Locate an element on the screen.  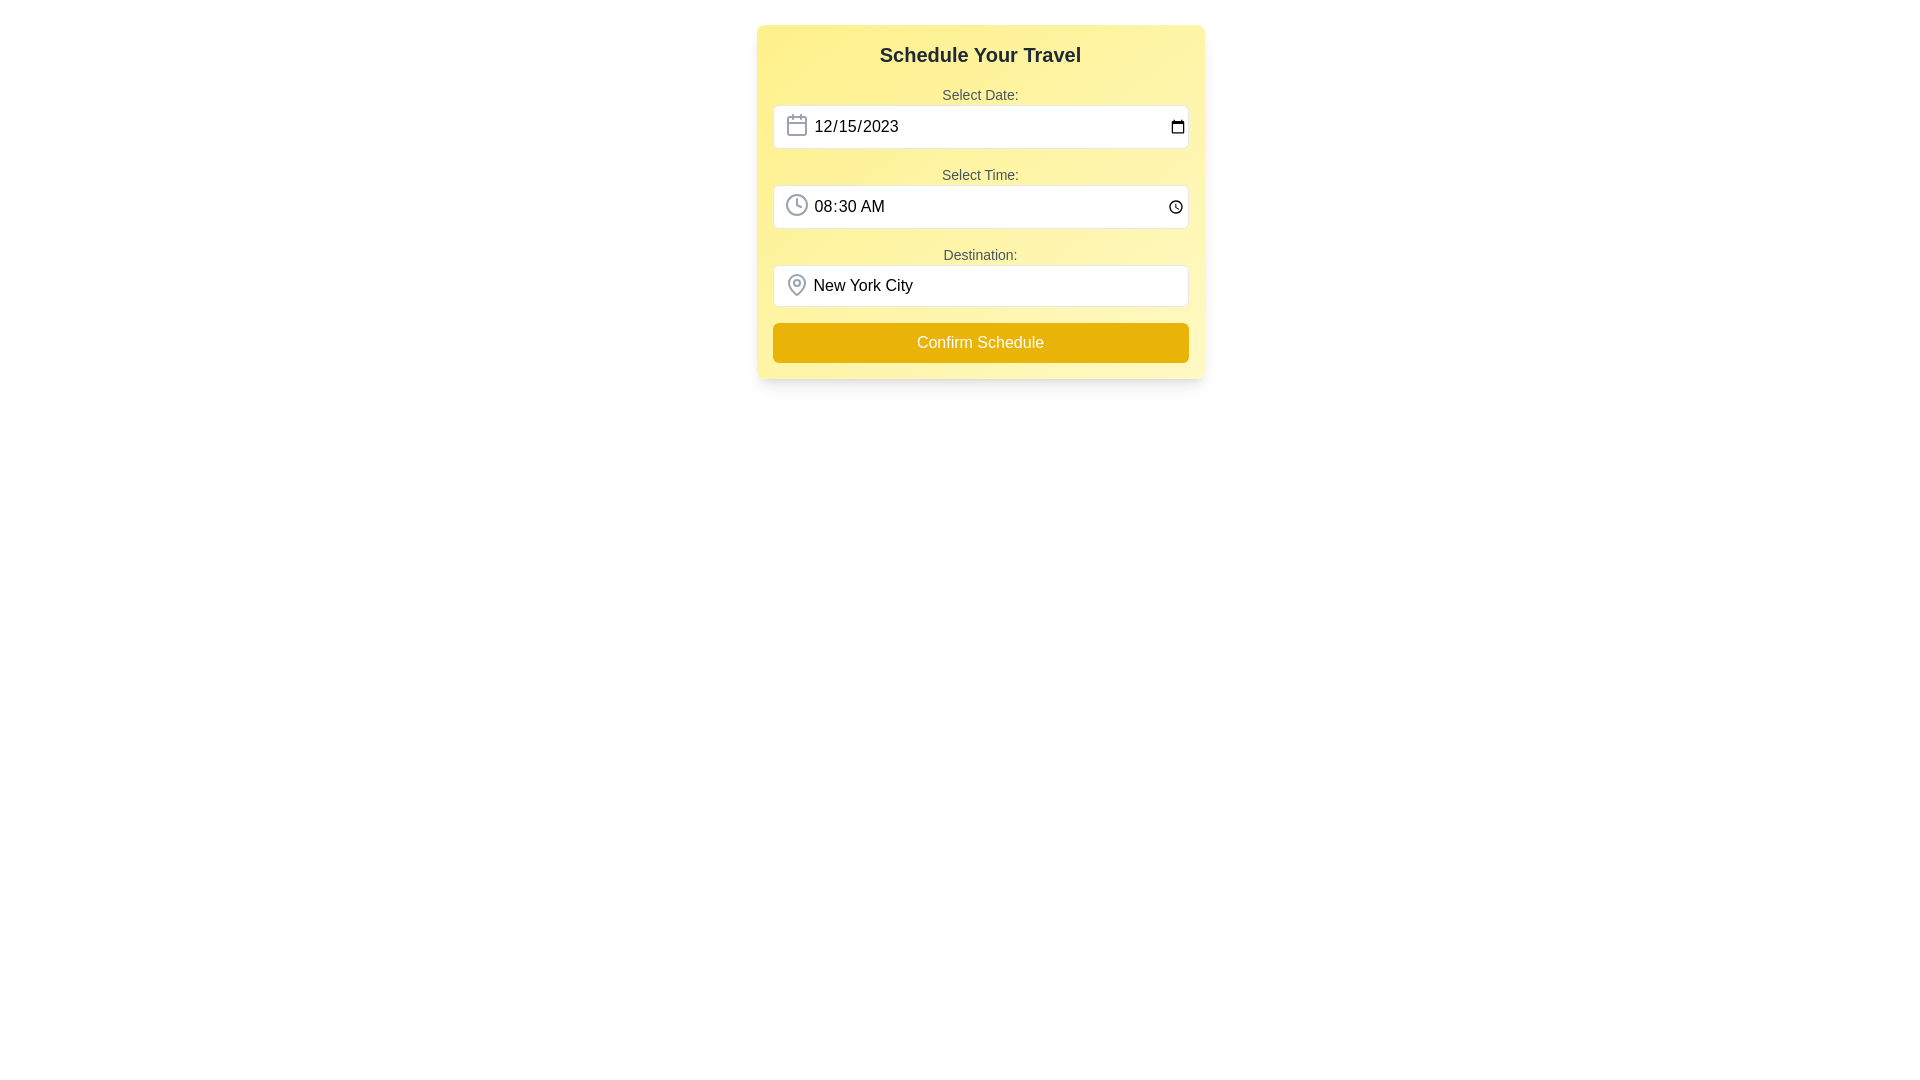
the calendar icon, which is a rectangular shape with rounded corners located to the left of the 'Select Date' text field is located at coordinates (795, 126).